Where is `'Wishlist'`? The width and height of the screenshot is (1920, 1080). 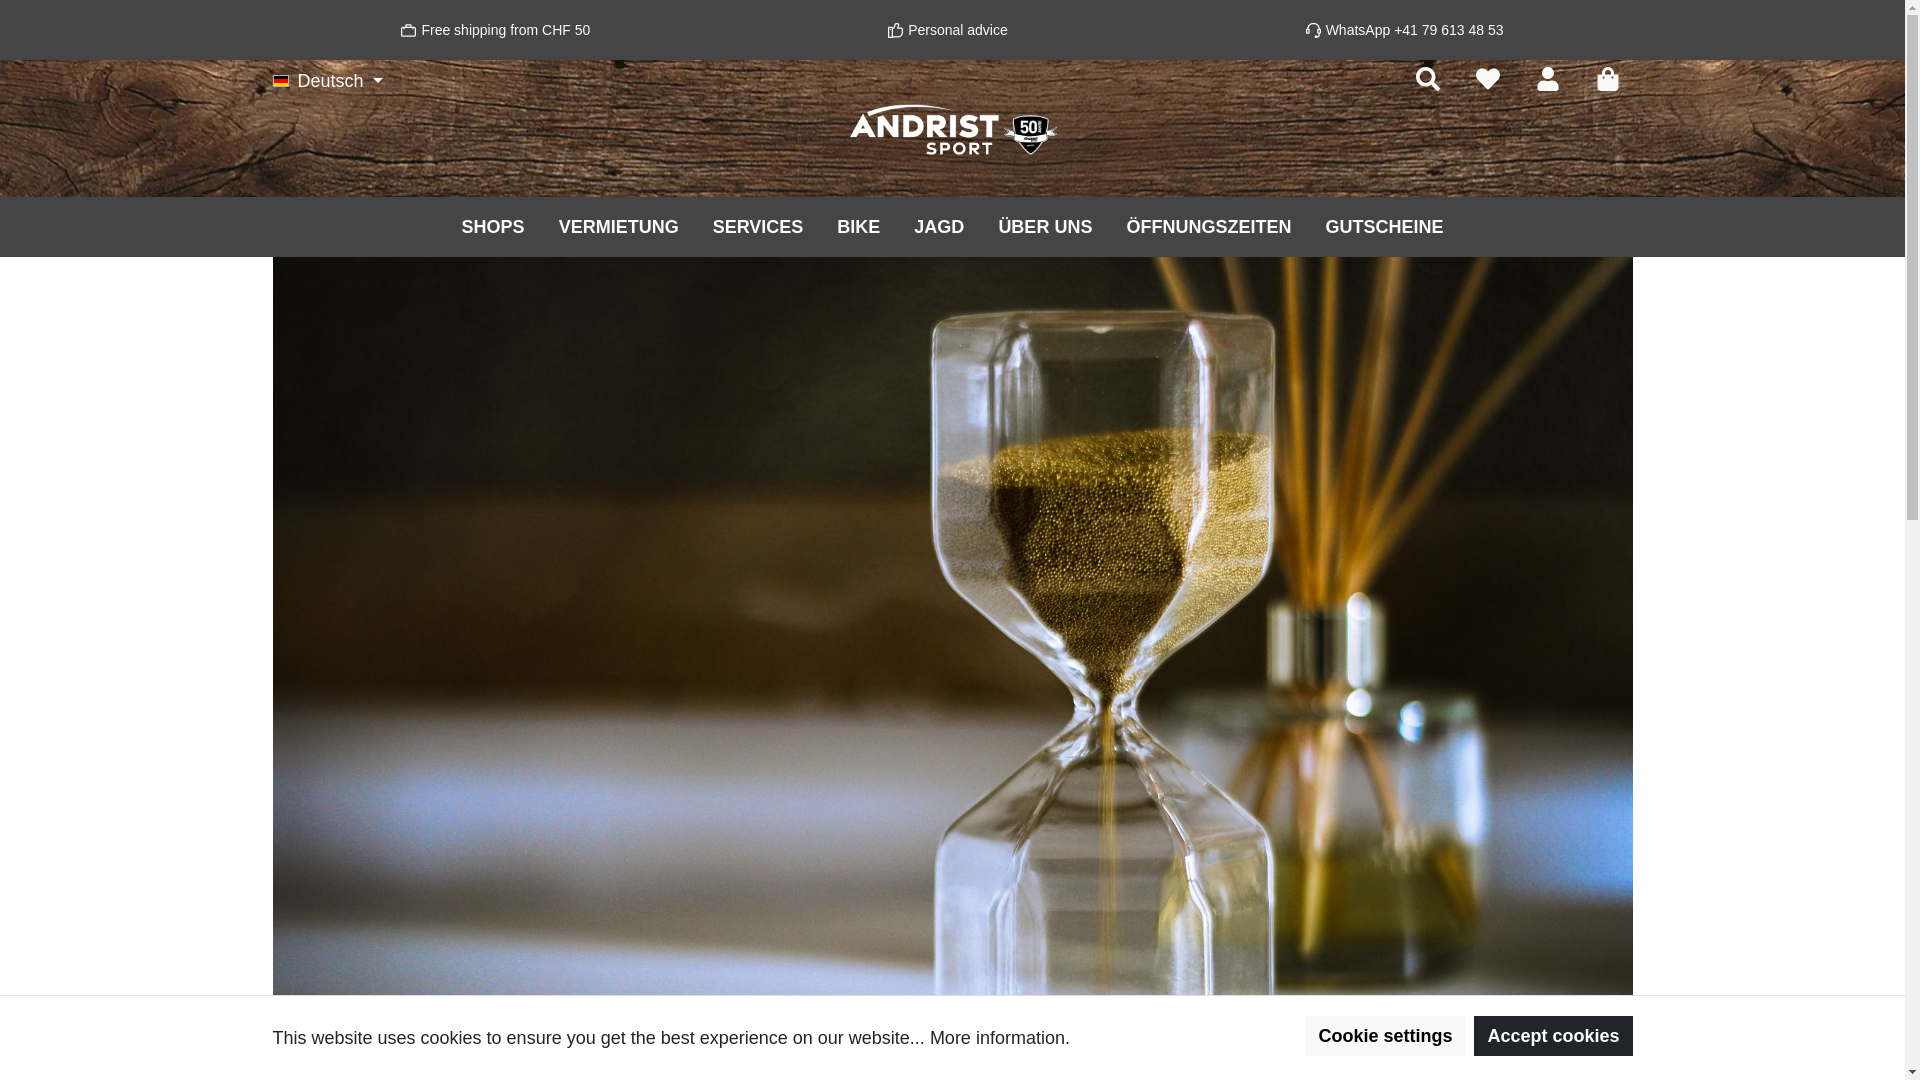 'Wishlist' is located at coordinates (1487, 77).